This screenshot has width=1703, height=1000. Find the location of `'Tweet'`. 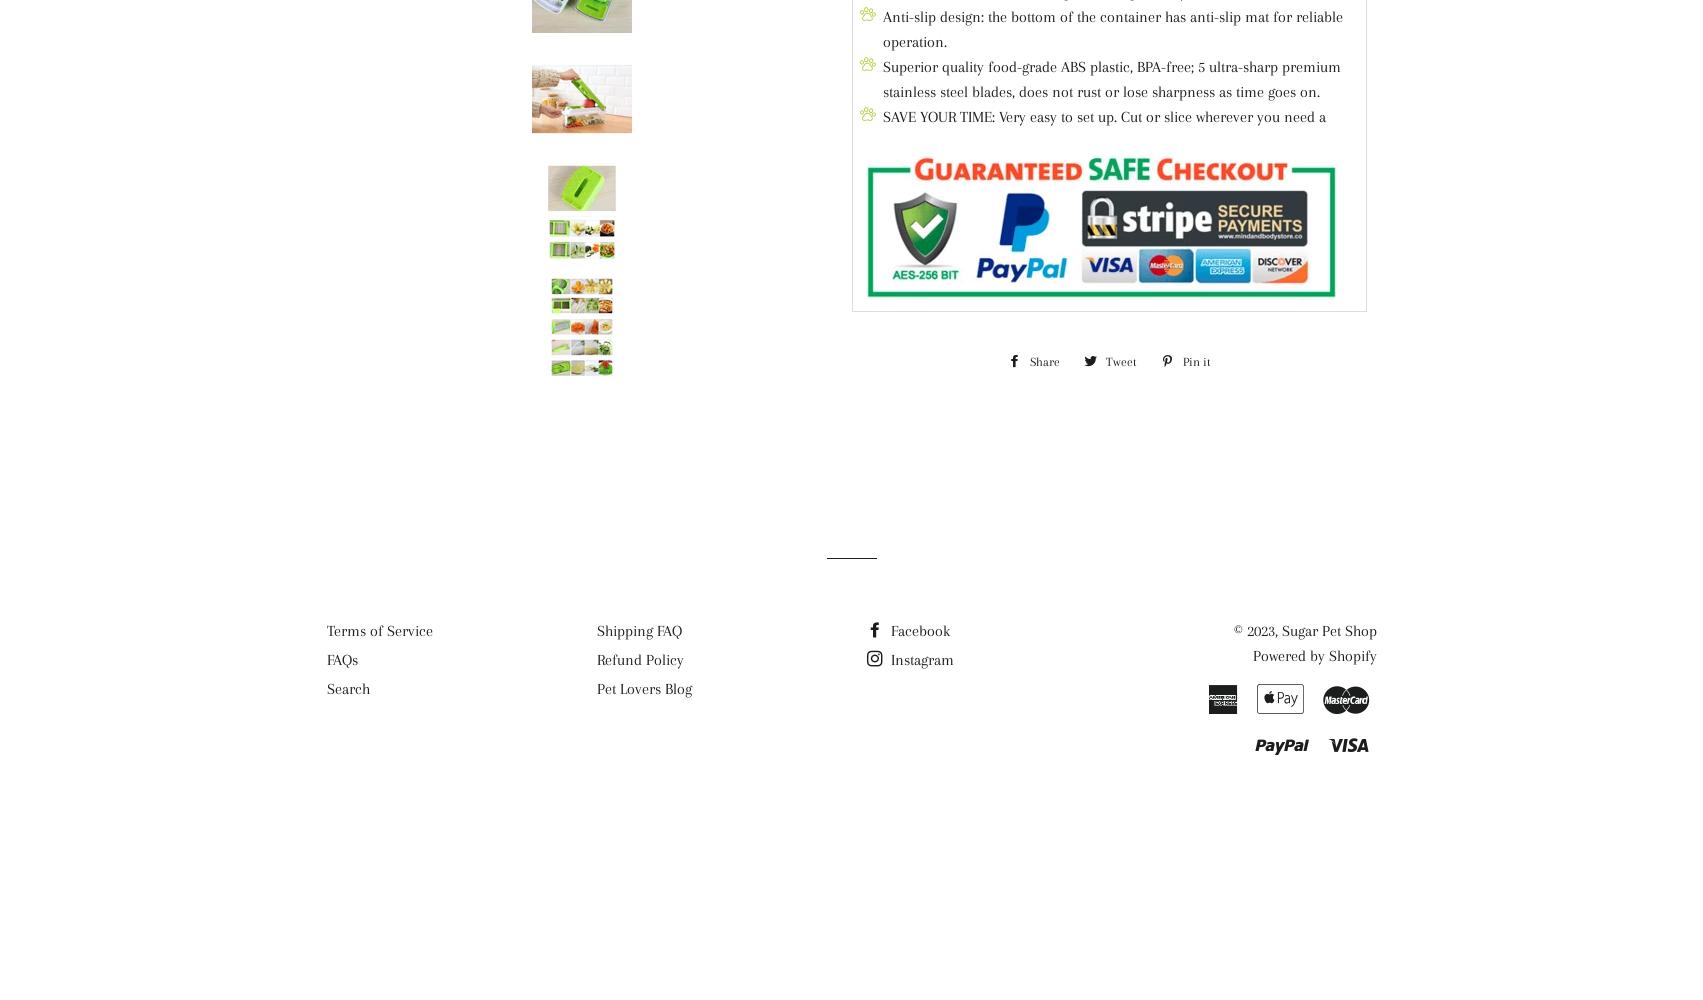

'Tweet' is located at coordinates (1120, 361).